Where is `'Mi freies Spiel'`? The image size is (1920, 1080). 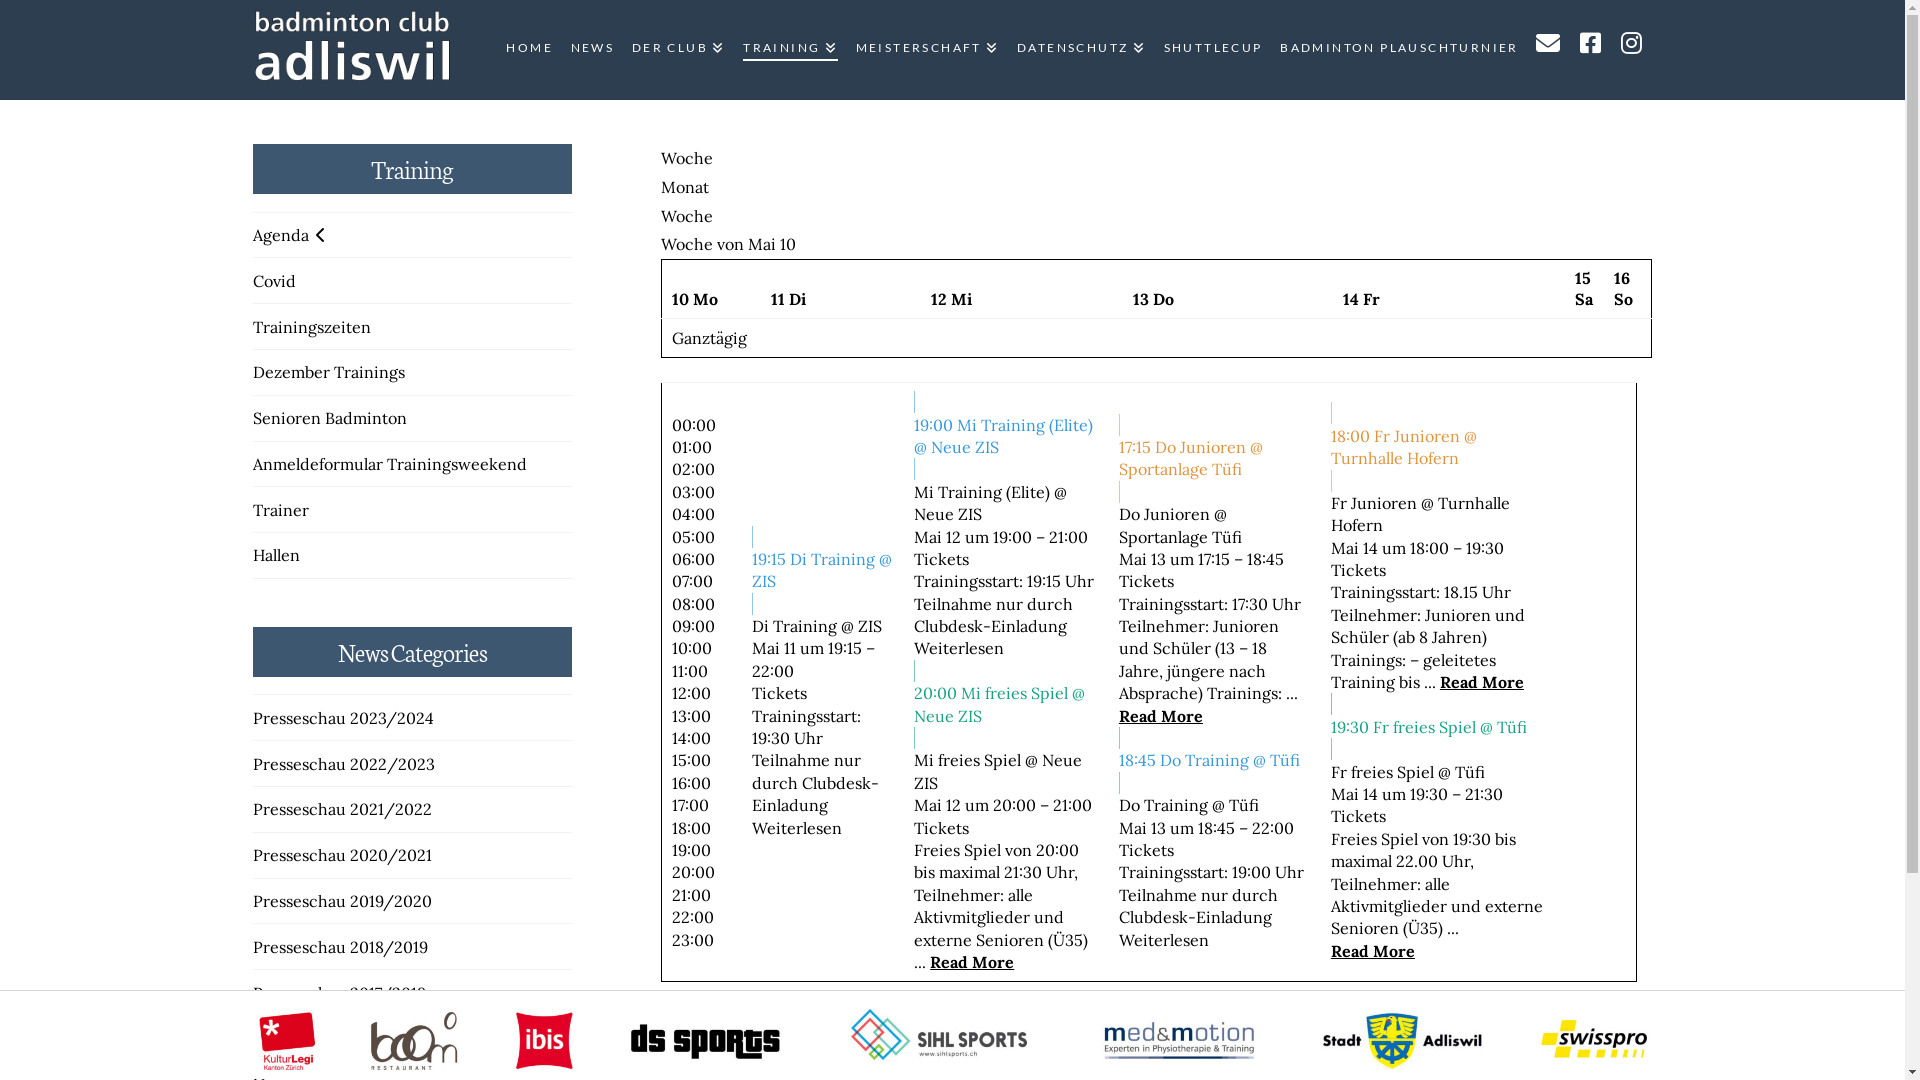 'Mi freies Spiel' is located at coordinates (912, 759).